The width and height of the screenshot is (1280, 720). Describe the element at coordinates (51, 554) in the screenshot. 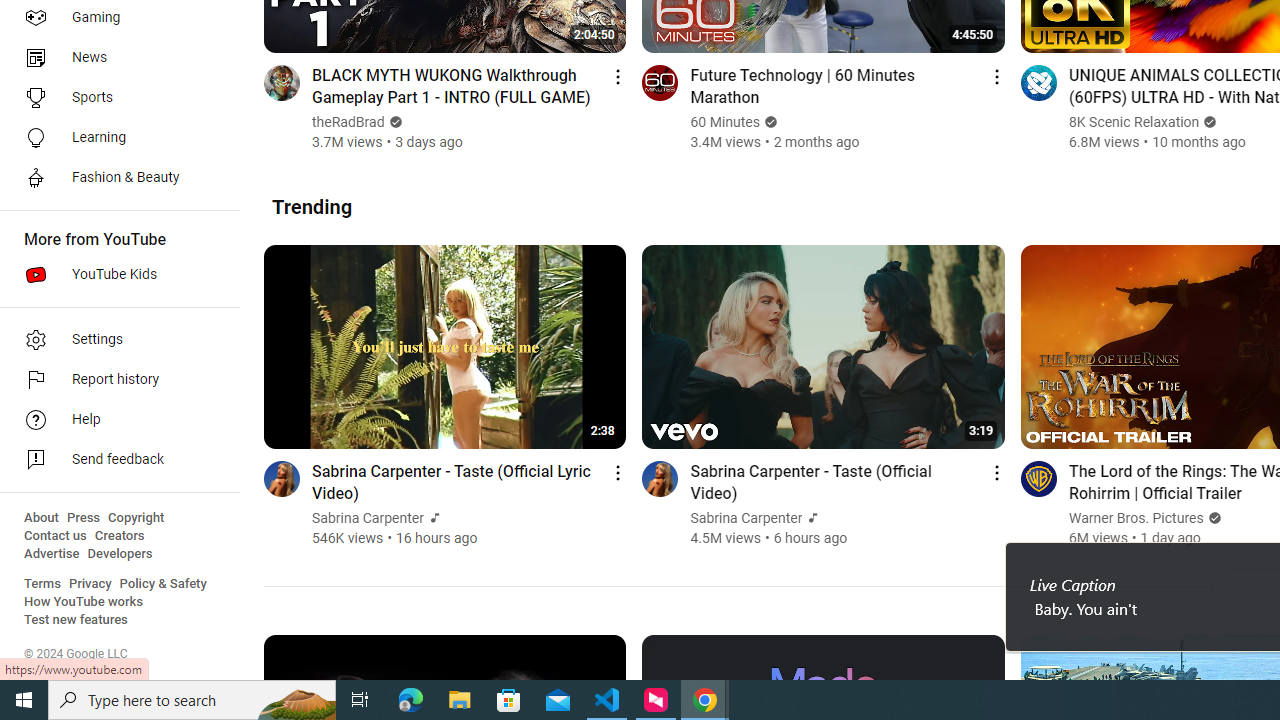

I see `'Advertise'` at that location.